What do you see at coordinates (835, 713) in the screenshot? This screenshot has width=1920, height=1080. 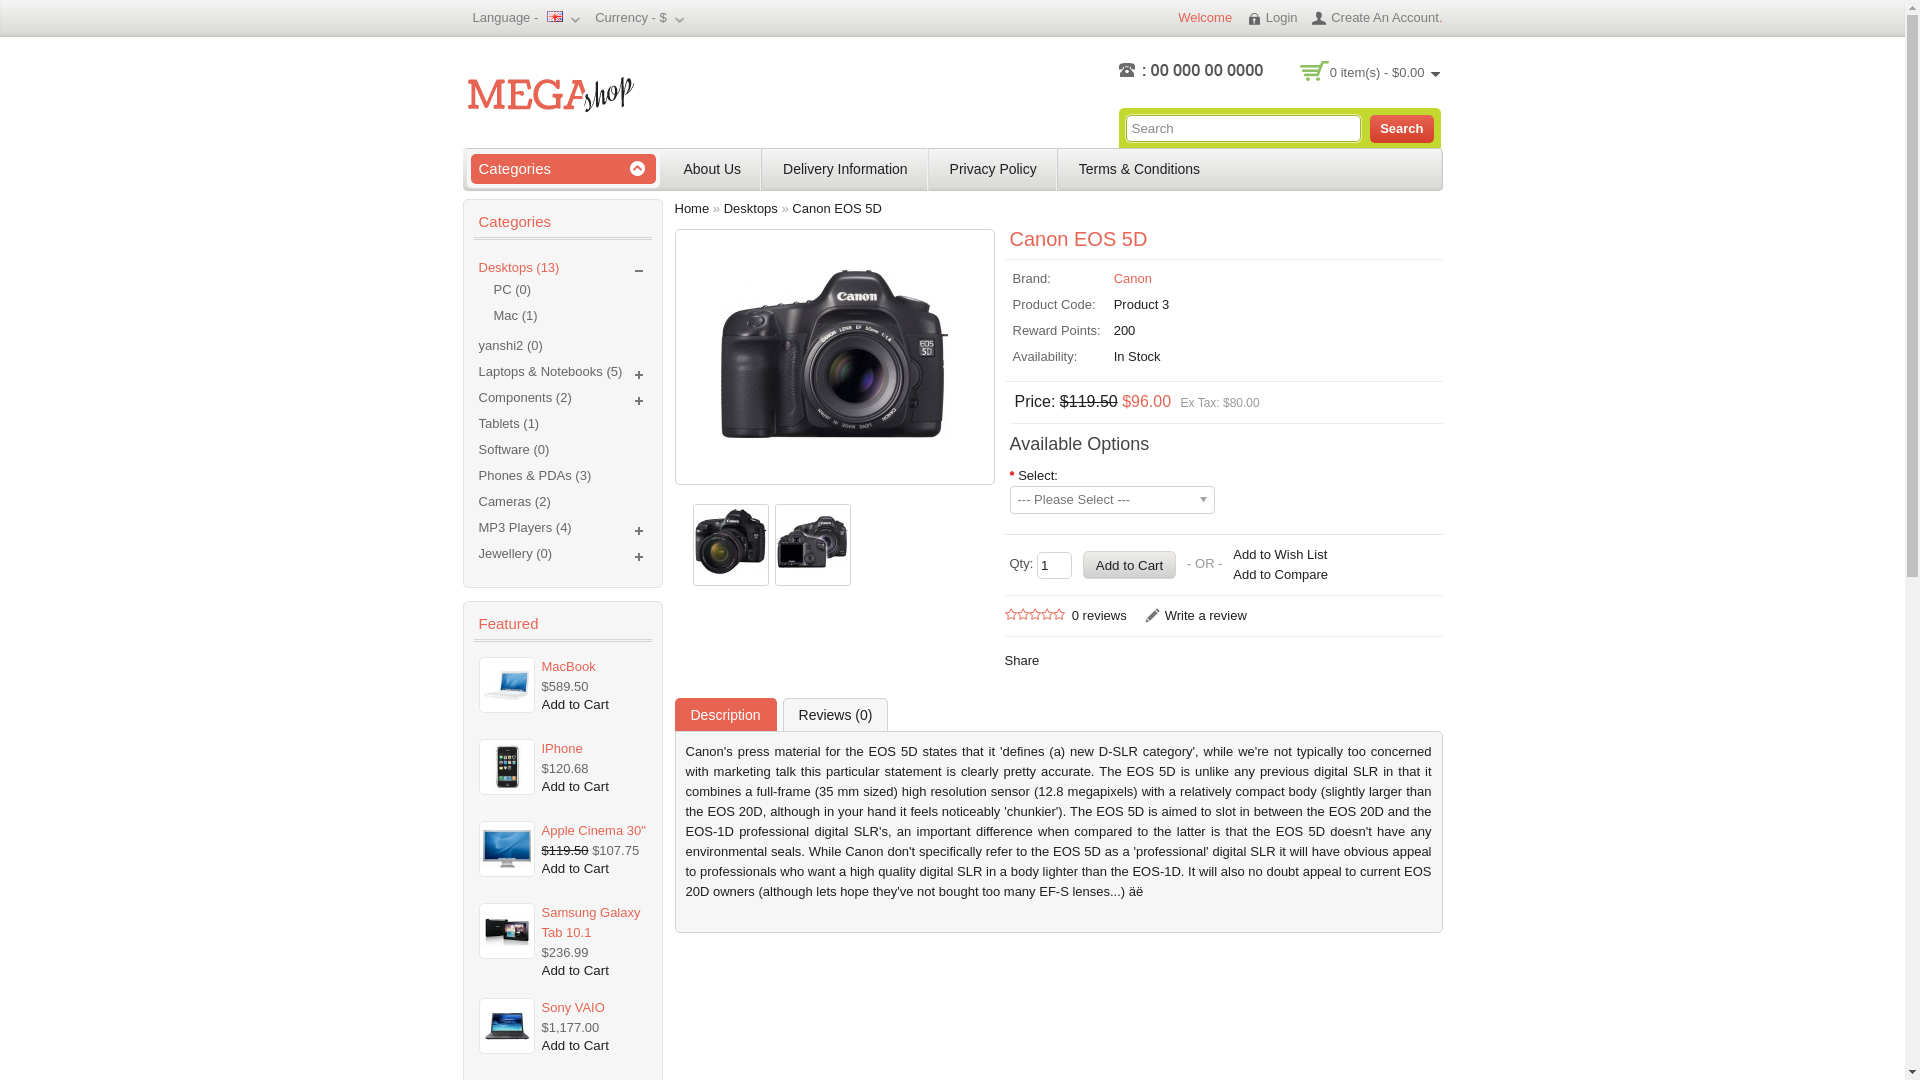 I see `'Reviews (0)'` at bounding box center [835, 713].